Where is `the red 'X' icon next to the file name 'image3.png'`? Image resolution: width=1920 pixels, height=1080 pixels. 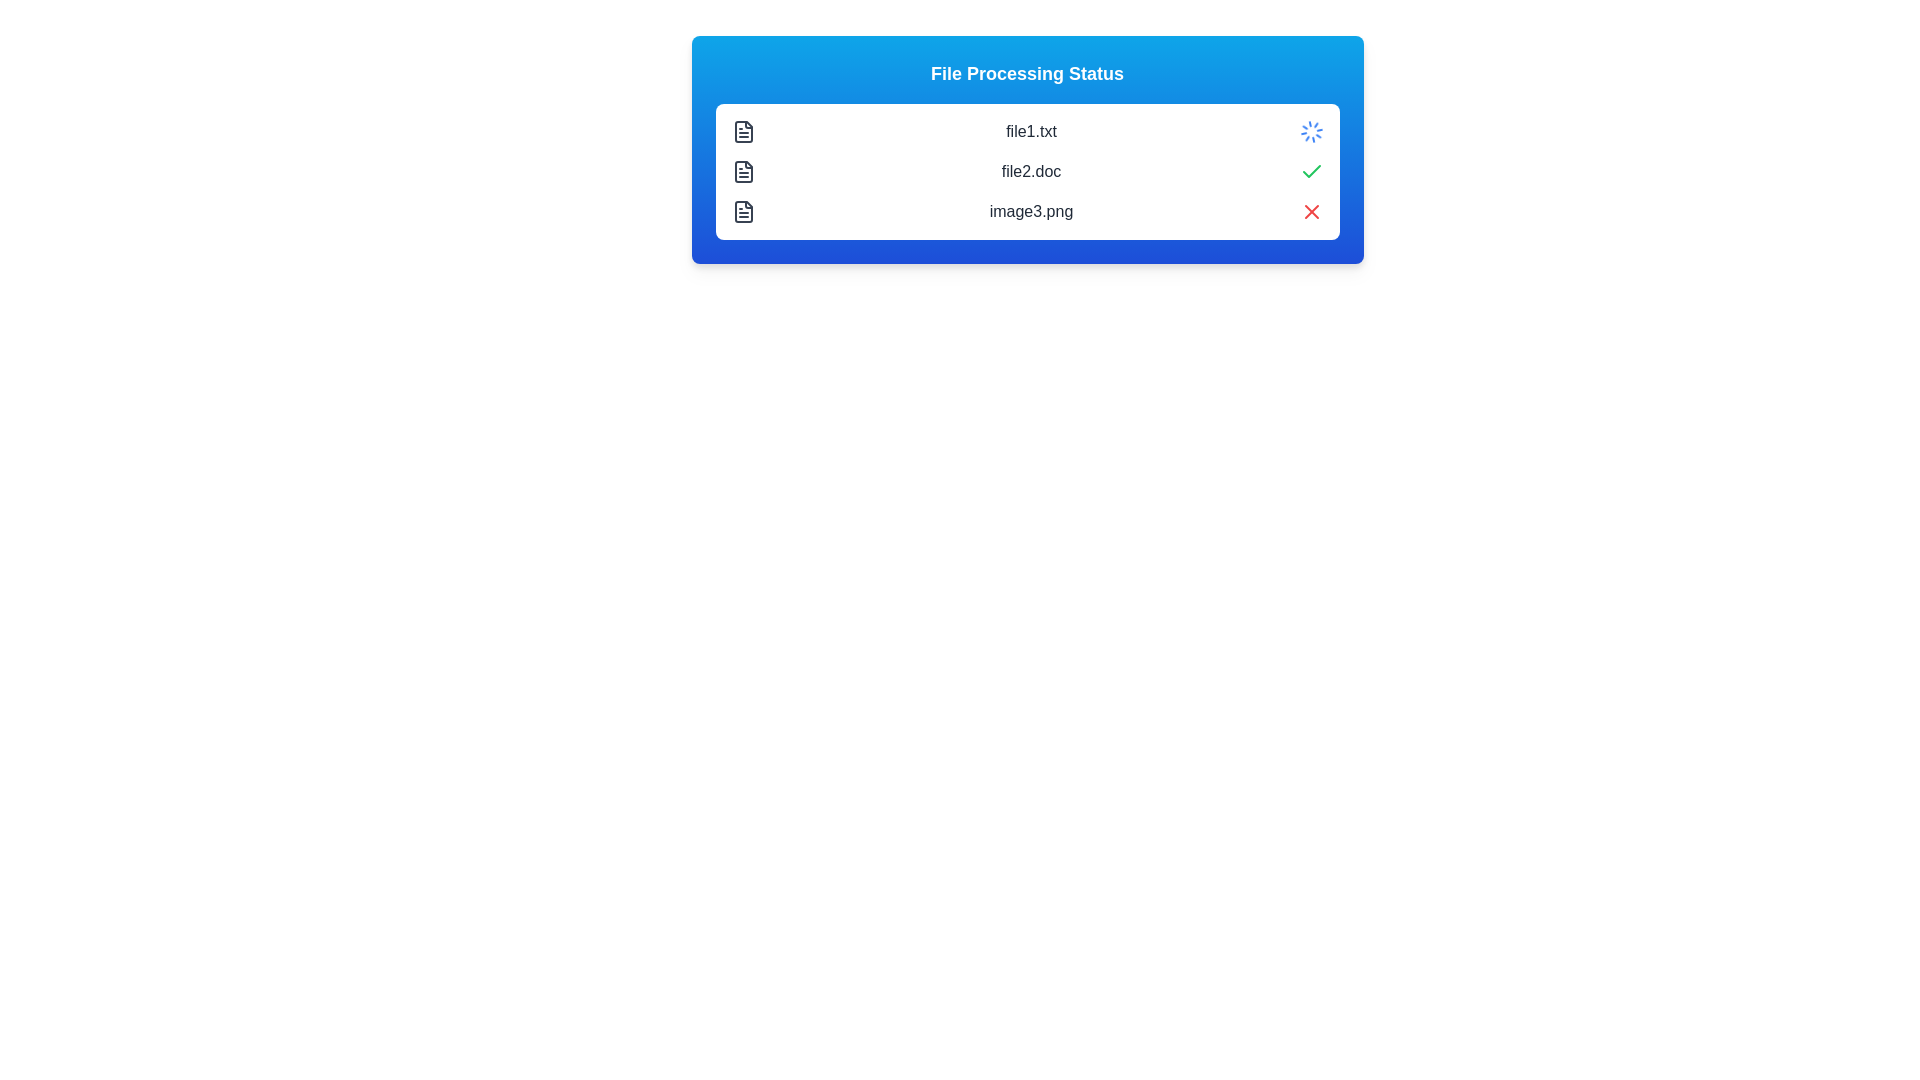 the red 'X' icon next to the file name 'image3.png' is located at coordinates (1311, 212).